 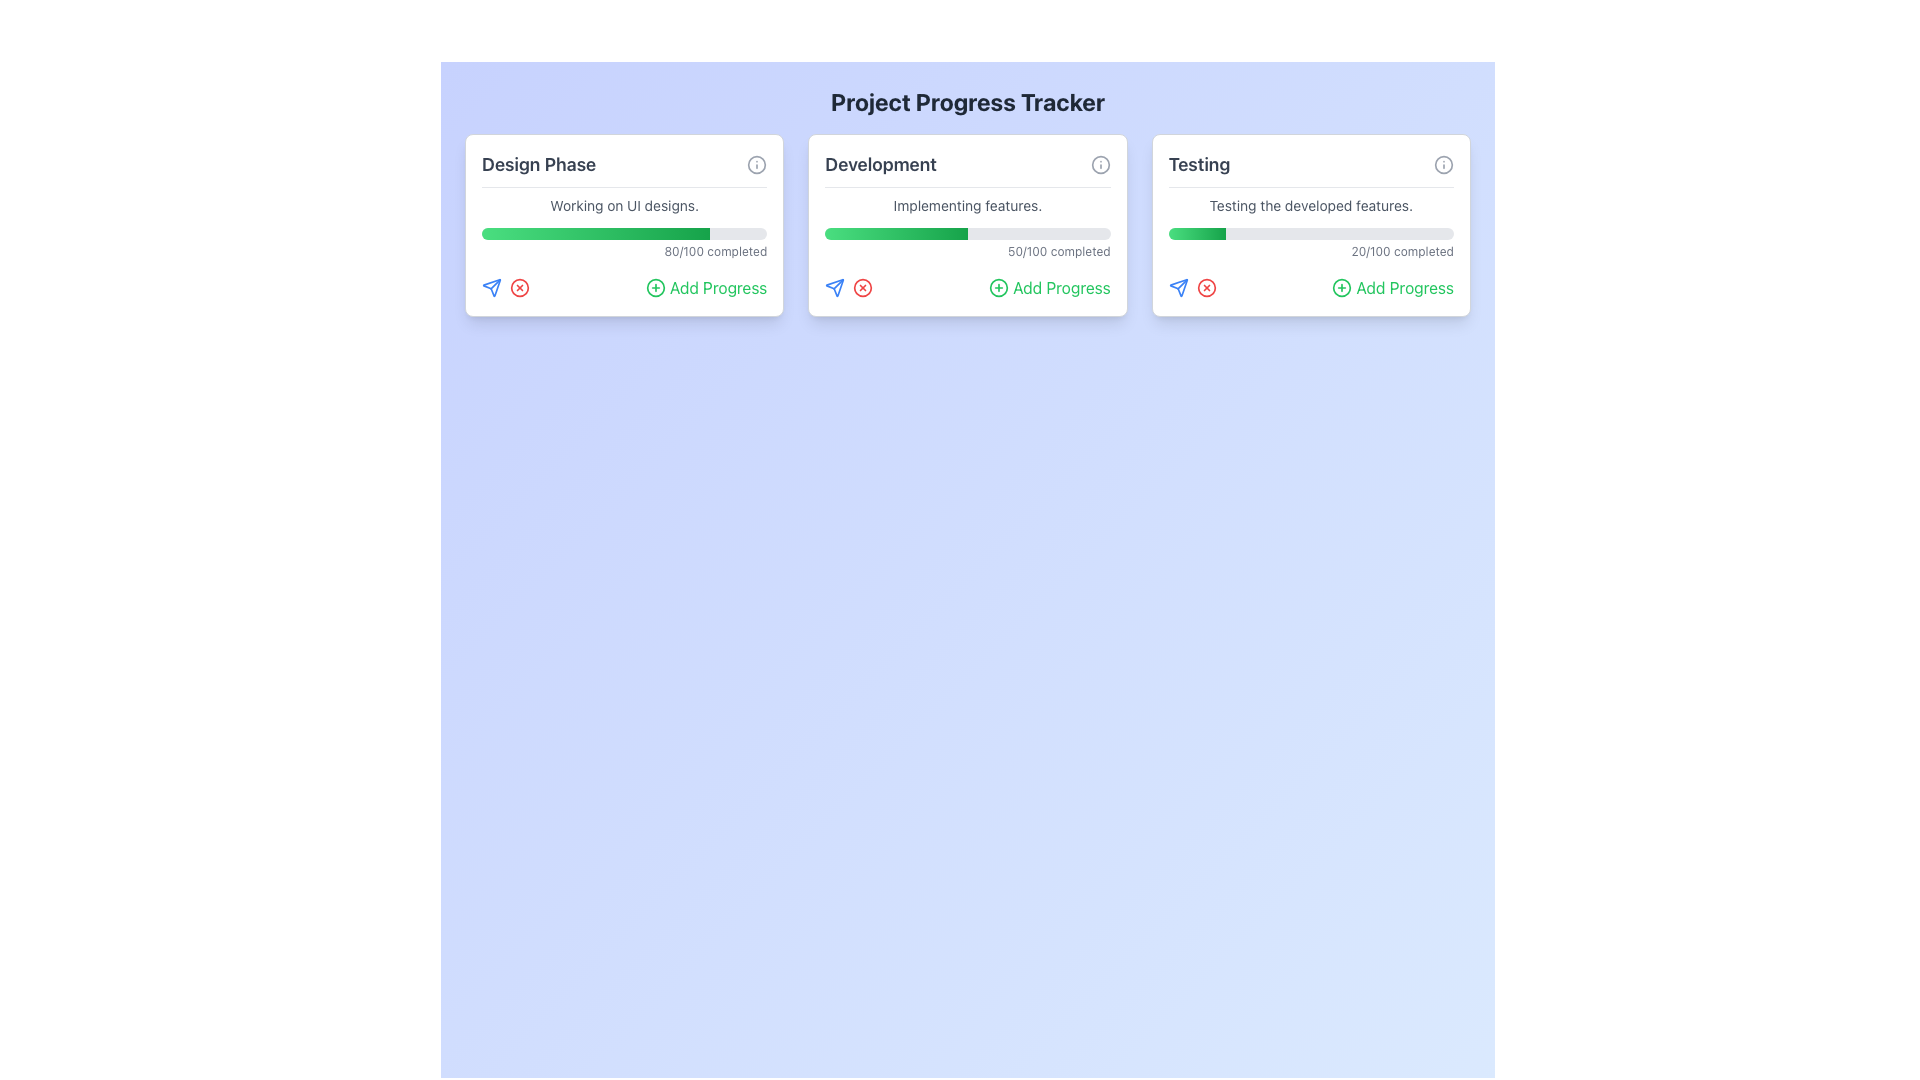 What do you see at coordinates (1311, 233) in the screenshot?
I see `the horizontal progress bar located within the 'Testing' card, which indicates 20% completion with a green-to-red gradient fill` at bounding box center [1311, 233].